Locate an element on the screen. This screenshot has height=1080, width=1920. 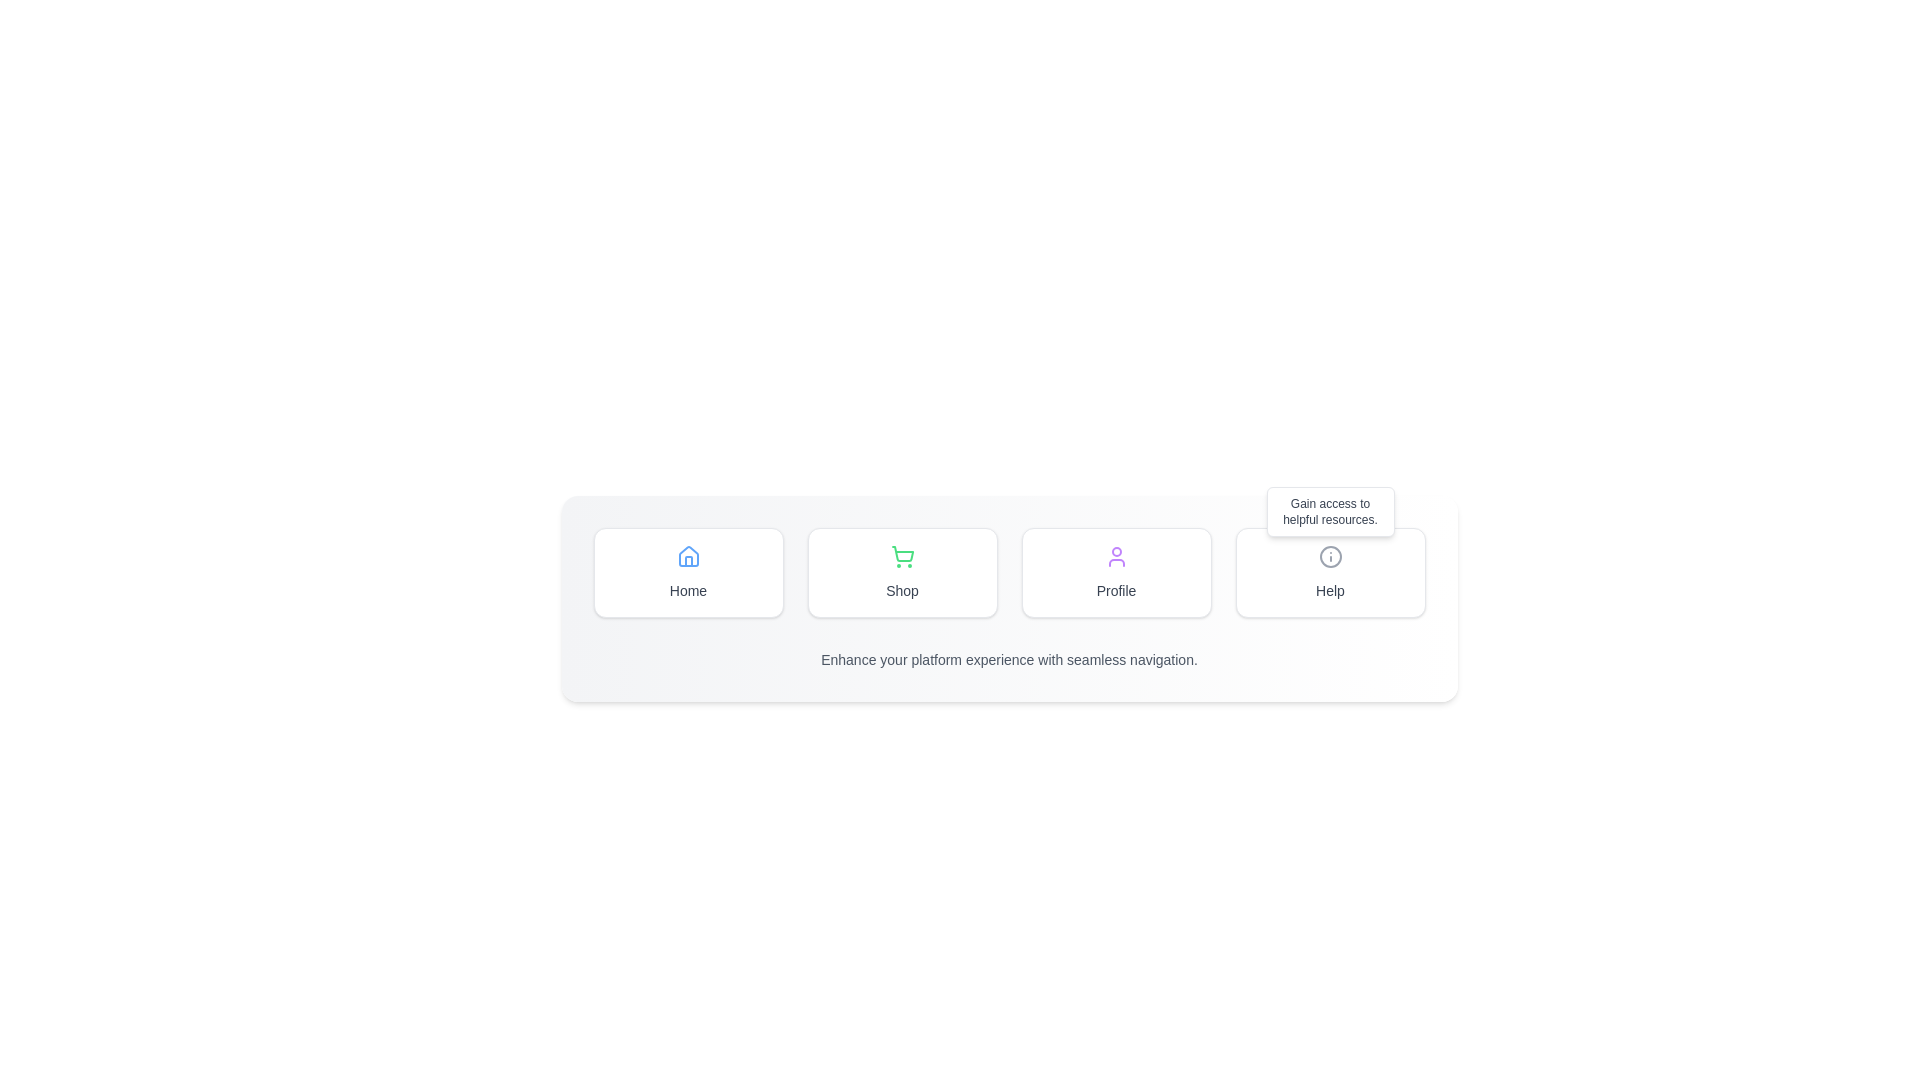
the 'Profile' icon located in the navigation menu, which is positioned between the 'Shop' and 'Help' sections is located at coordinates (1115, 556).